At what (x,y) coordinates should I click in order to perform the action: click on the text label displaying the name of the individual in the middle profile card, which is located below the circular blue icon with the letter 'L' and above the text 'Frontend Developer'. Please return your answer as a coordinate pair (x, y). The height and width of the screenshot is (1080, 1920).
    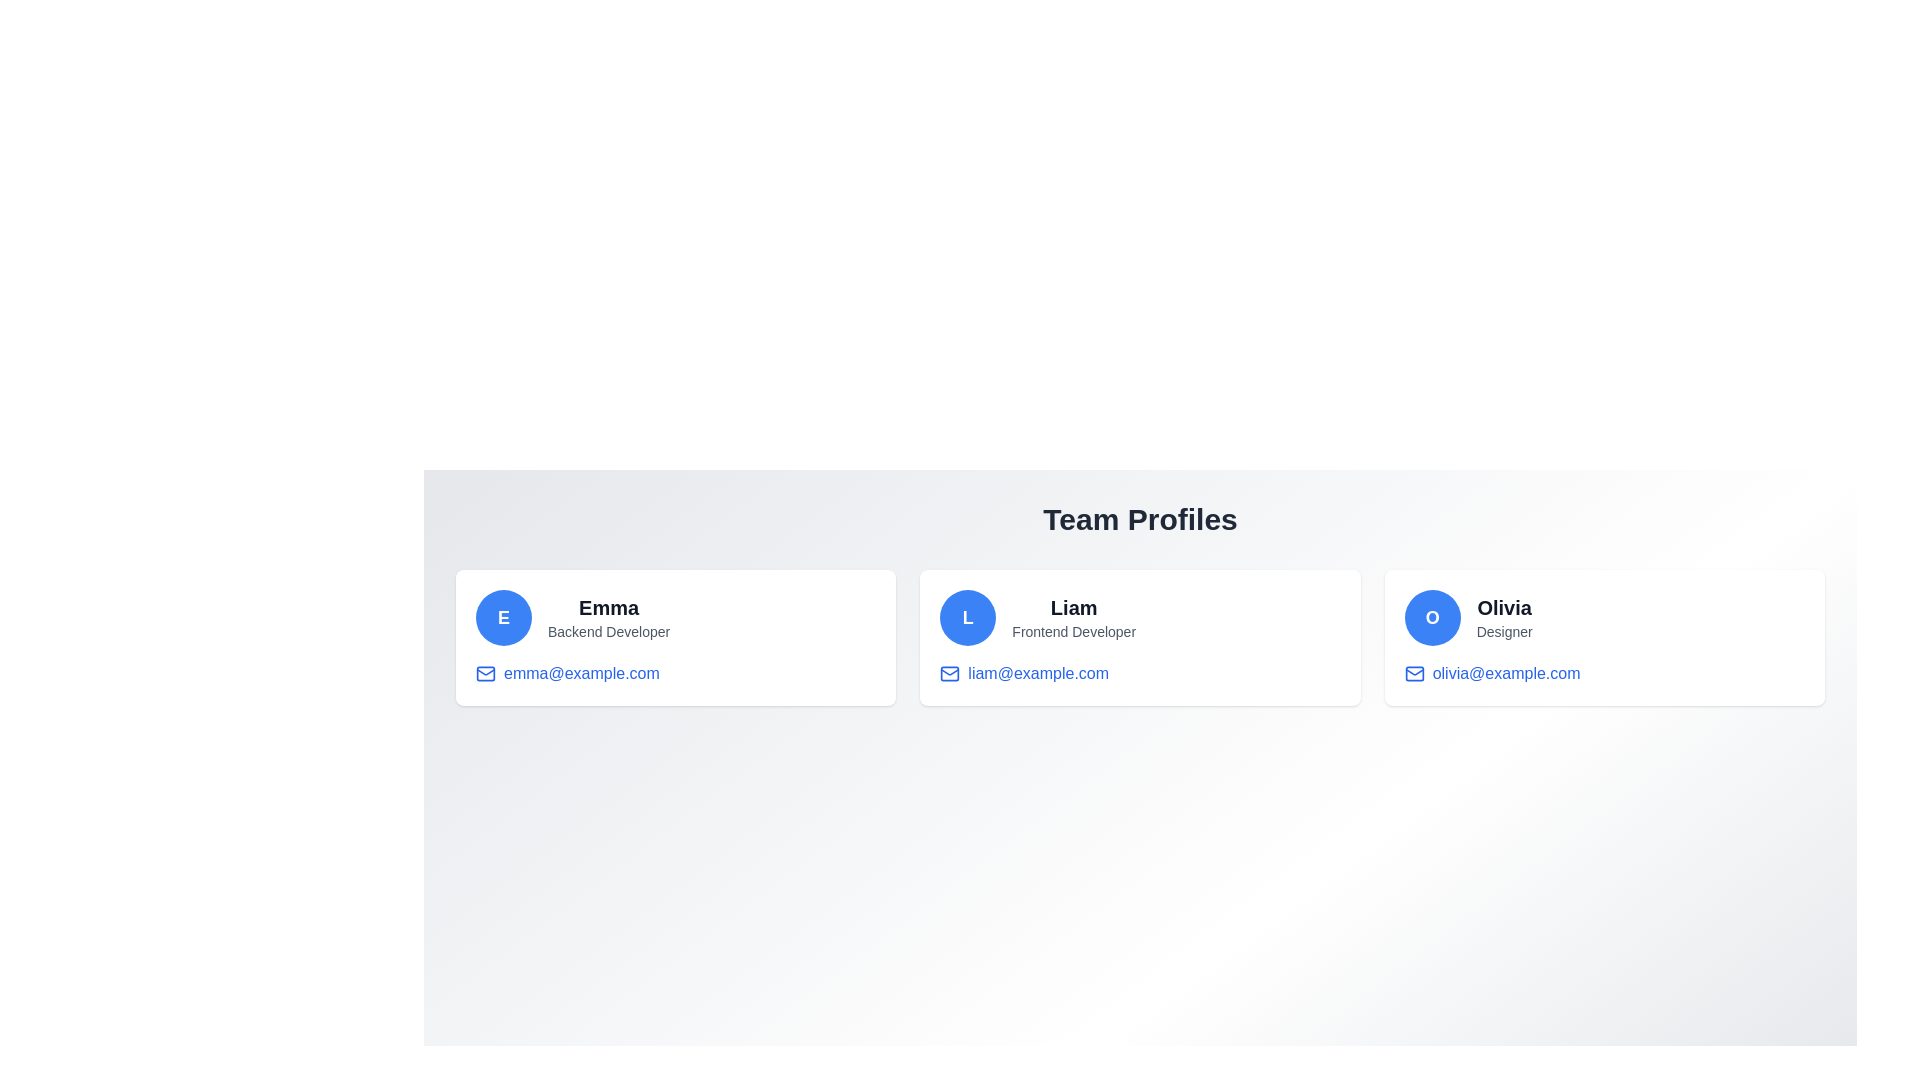
    Looking at the image, I should click on (1073, 607).